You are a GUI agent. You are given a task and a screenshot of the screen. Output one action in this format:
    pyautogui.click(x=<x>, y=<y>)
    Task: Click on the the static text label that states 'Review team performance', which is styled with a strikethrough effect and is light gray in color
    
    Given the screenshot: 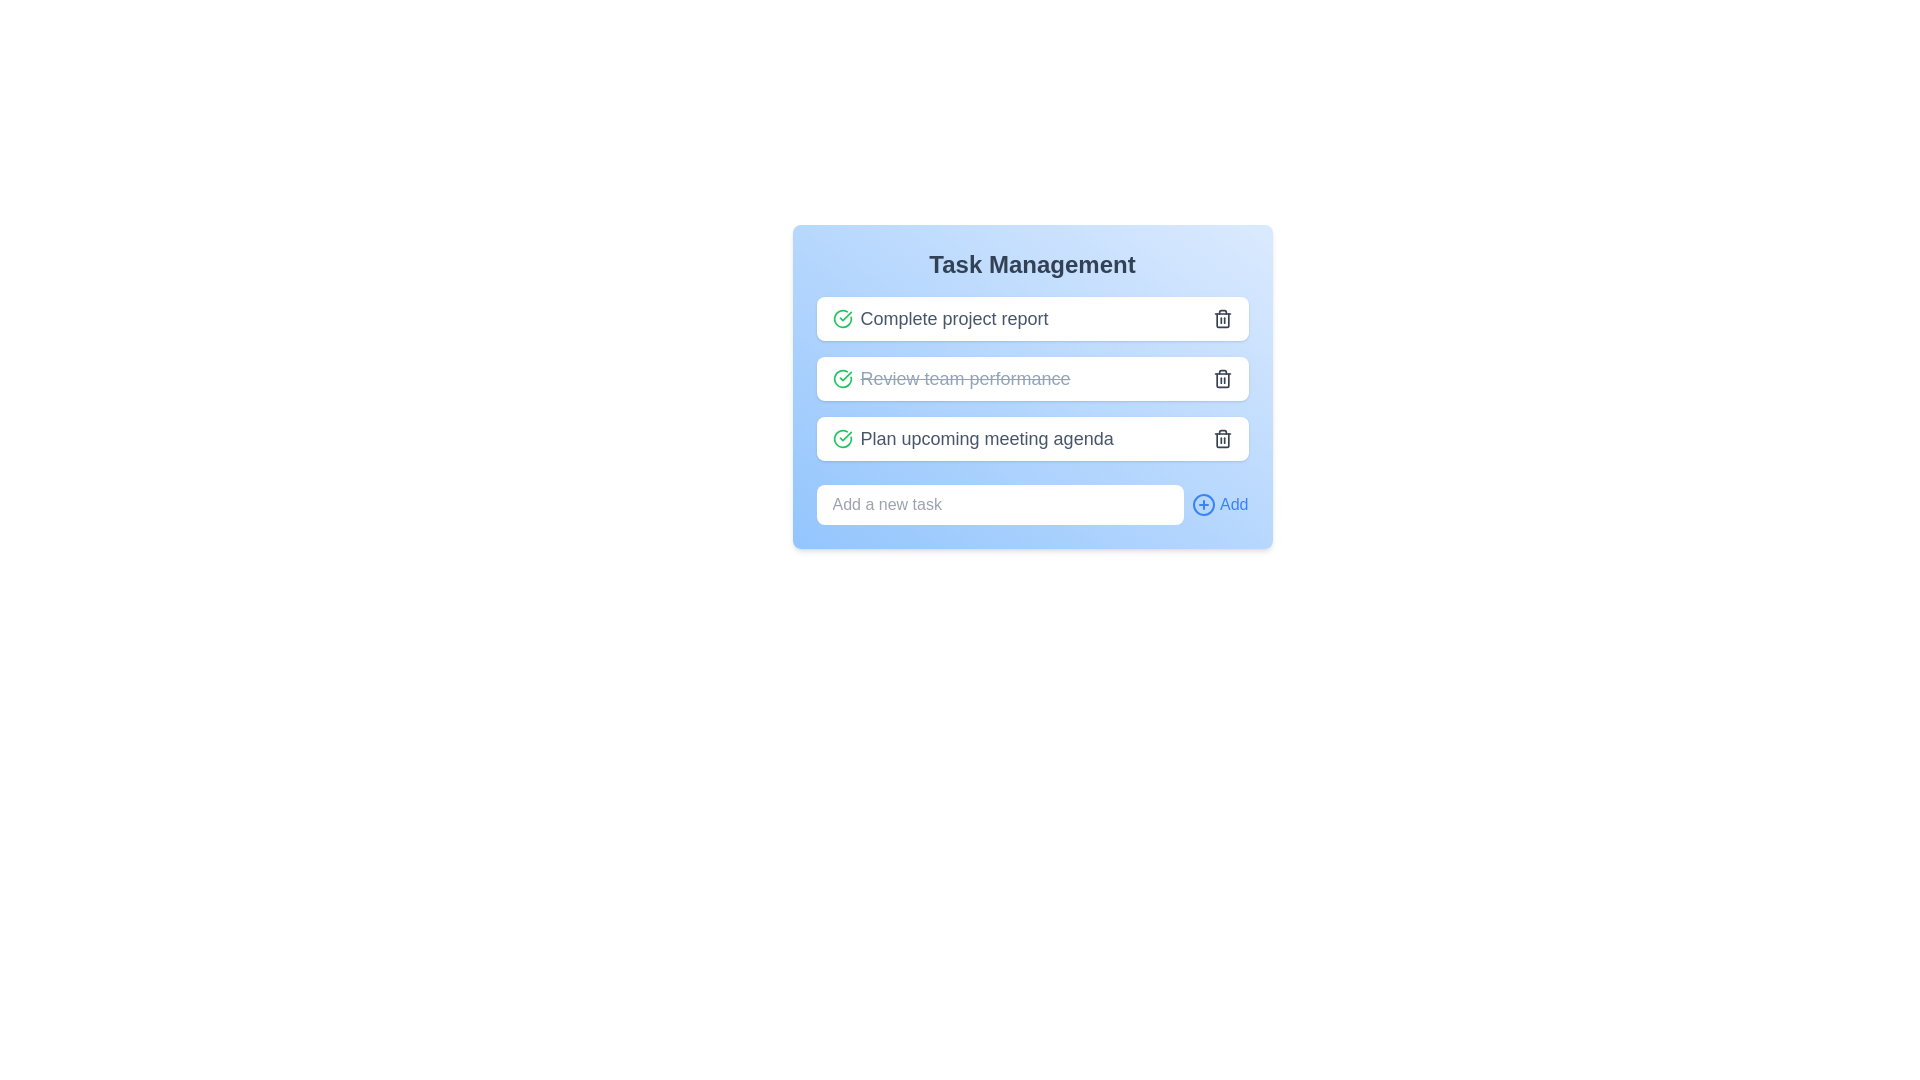 What is the action you would take?
    pyautogui.click(x=965, y=378)
    